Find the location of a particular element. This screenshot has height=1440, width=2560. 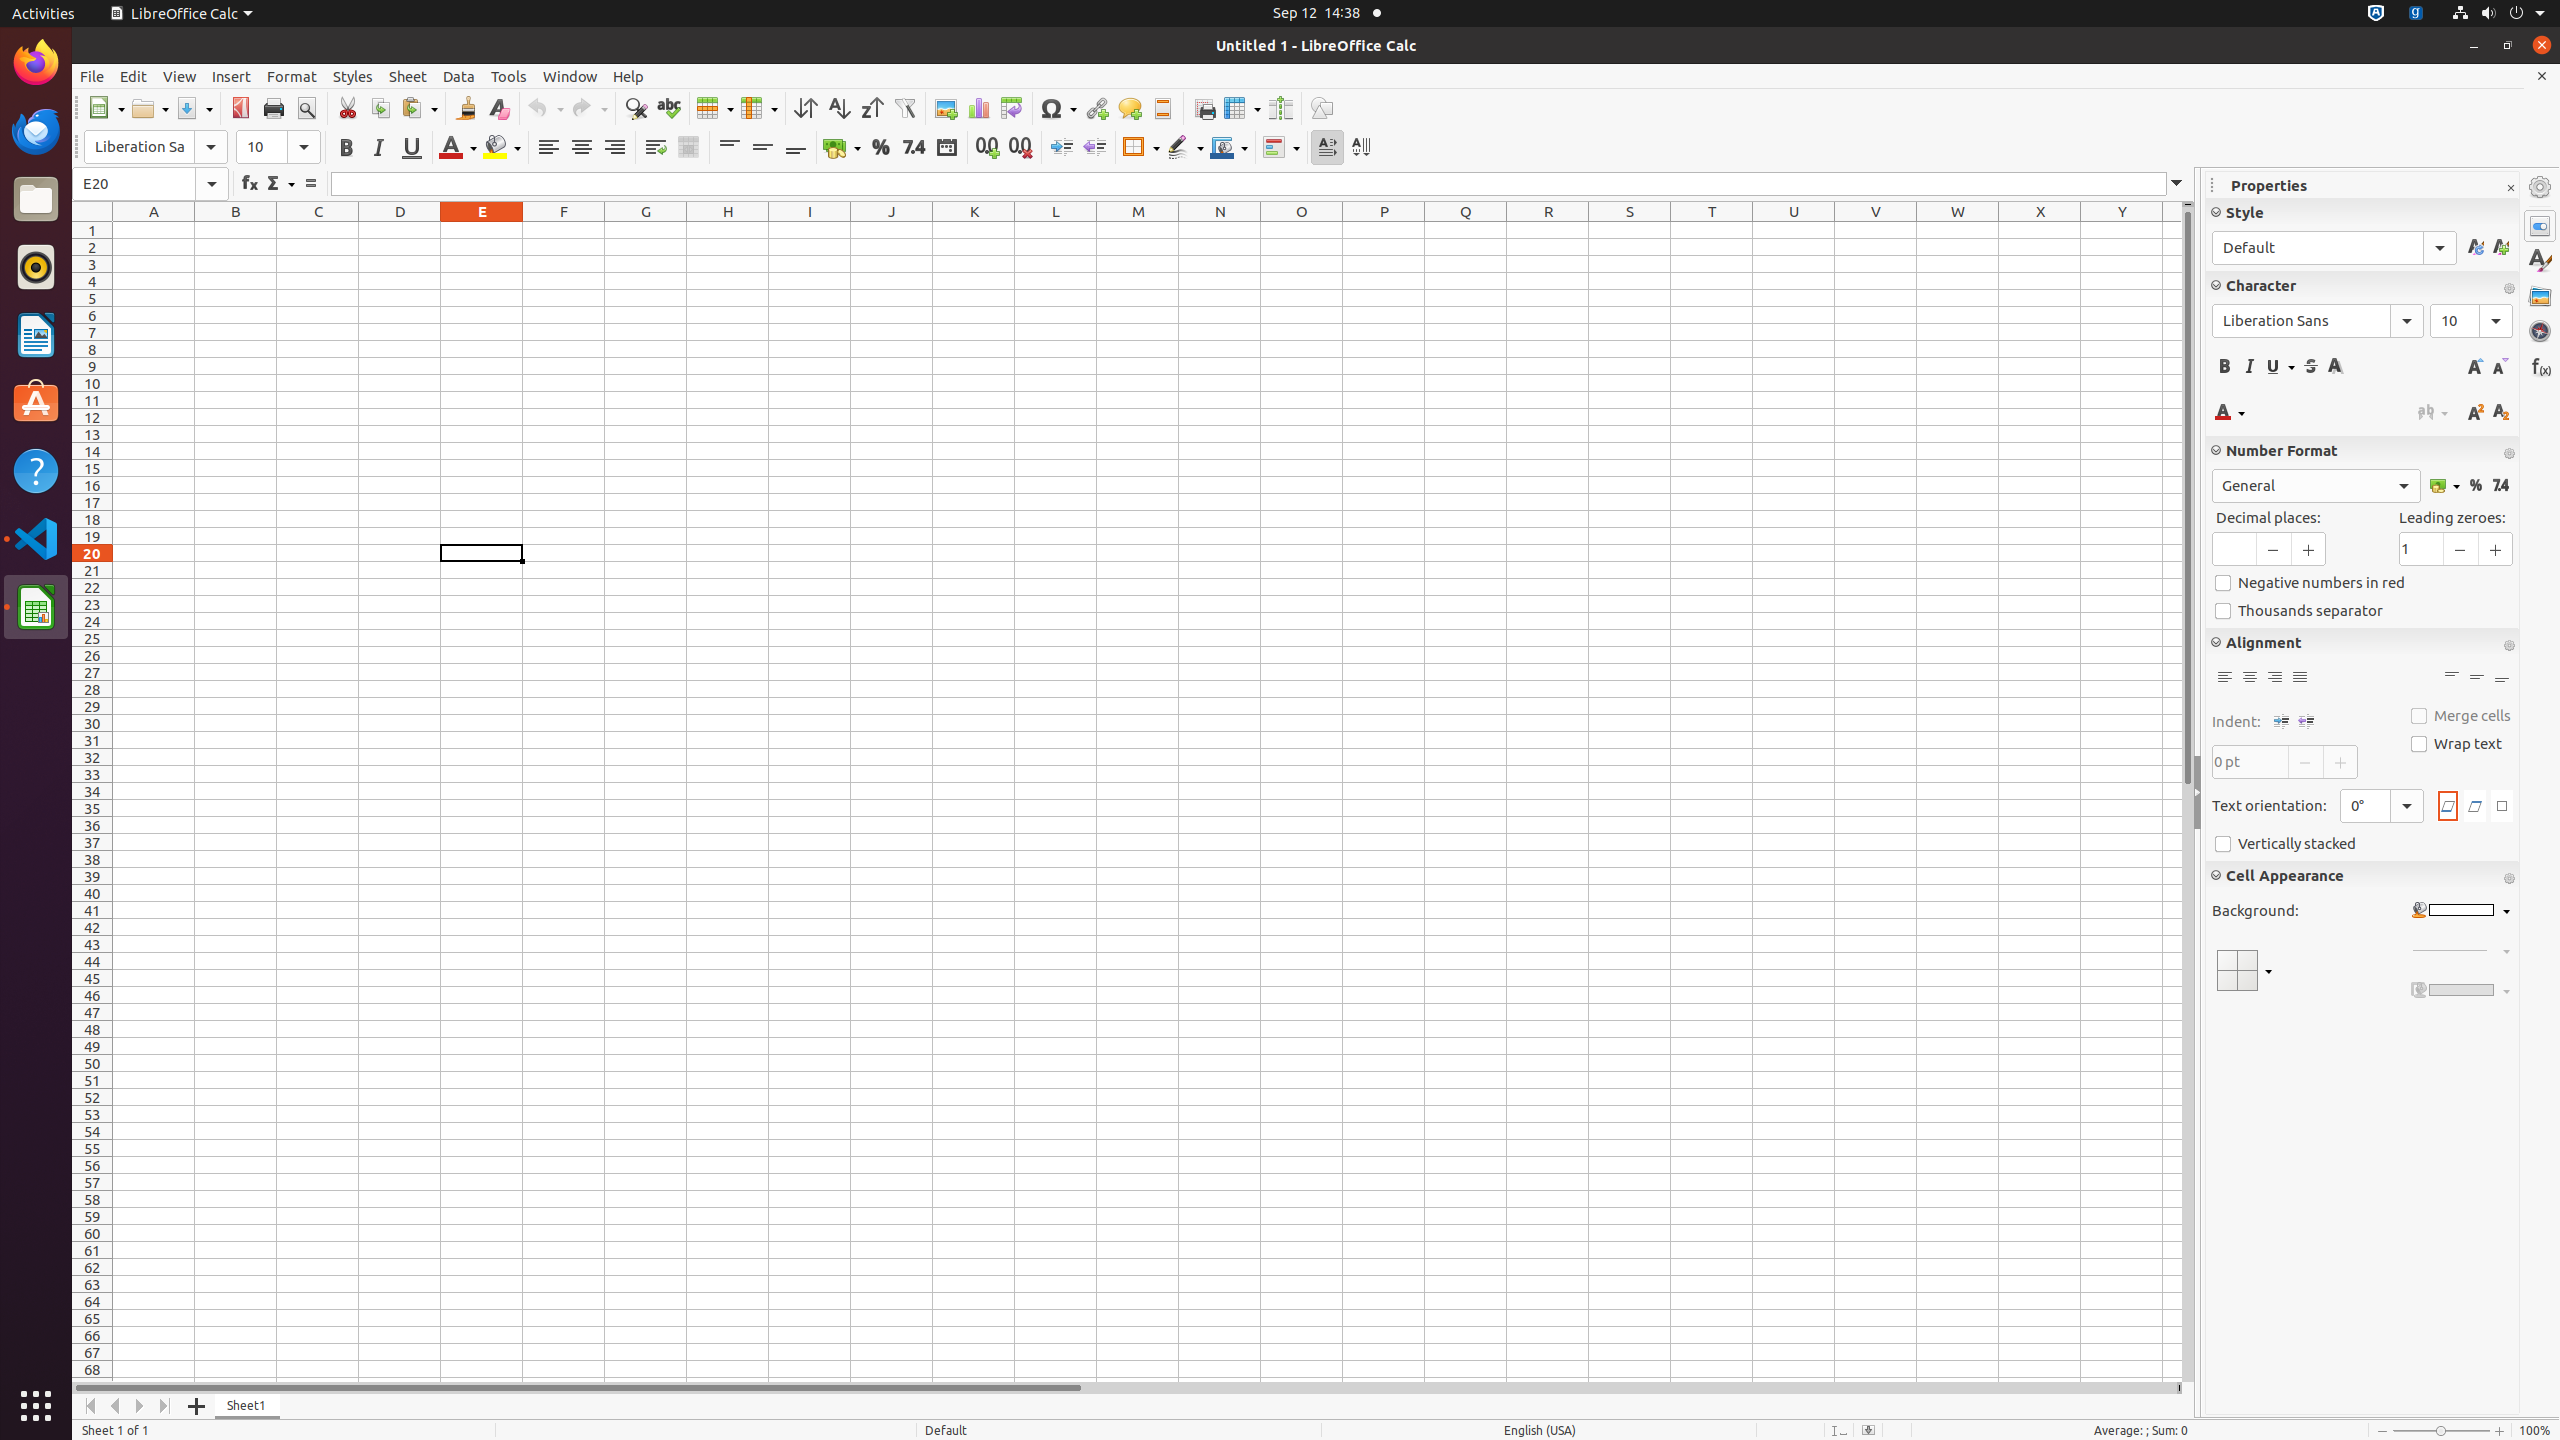

'Sheet' is located at coordinates (407, 76).